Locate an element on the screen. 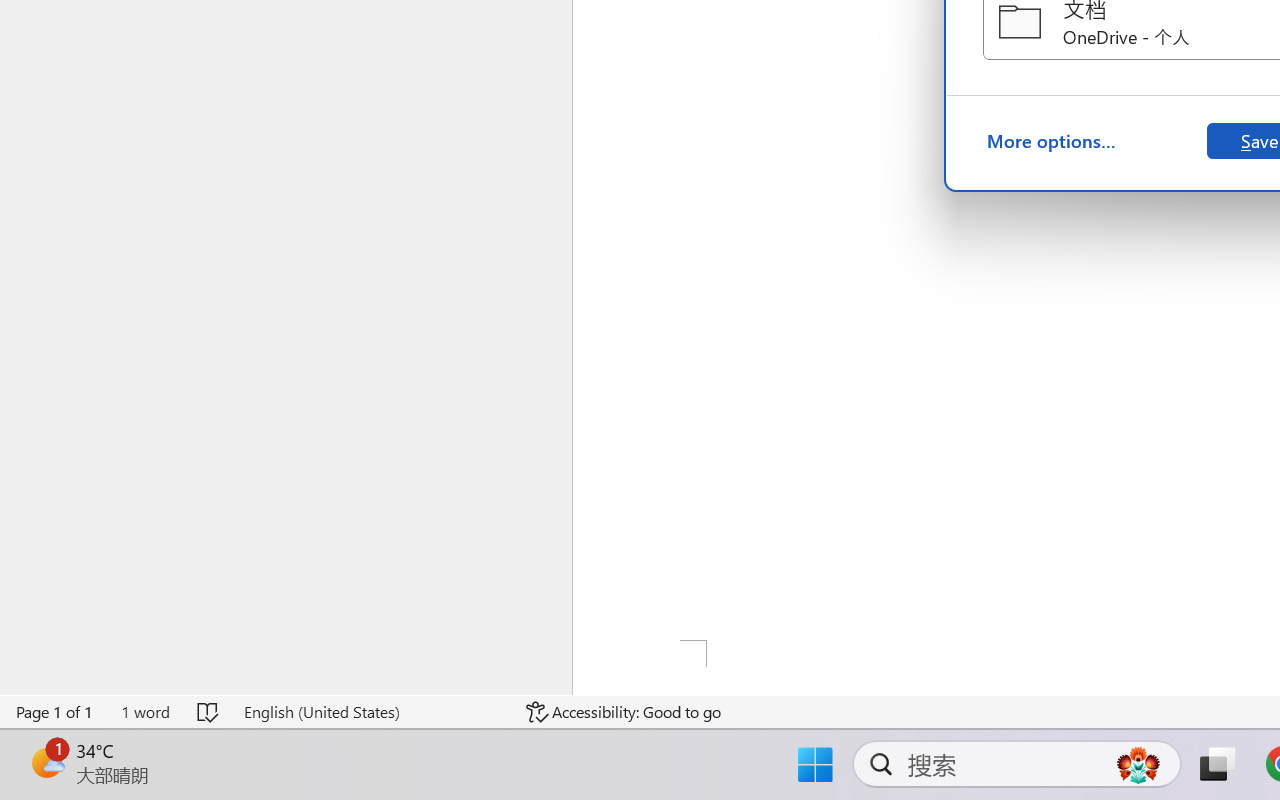 This screenshot has width=1280, height=800. 'Page Number Page 1 of 1' is located at coordinates (55, 711).